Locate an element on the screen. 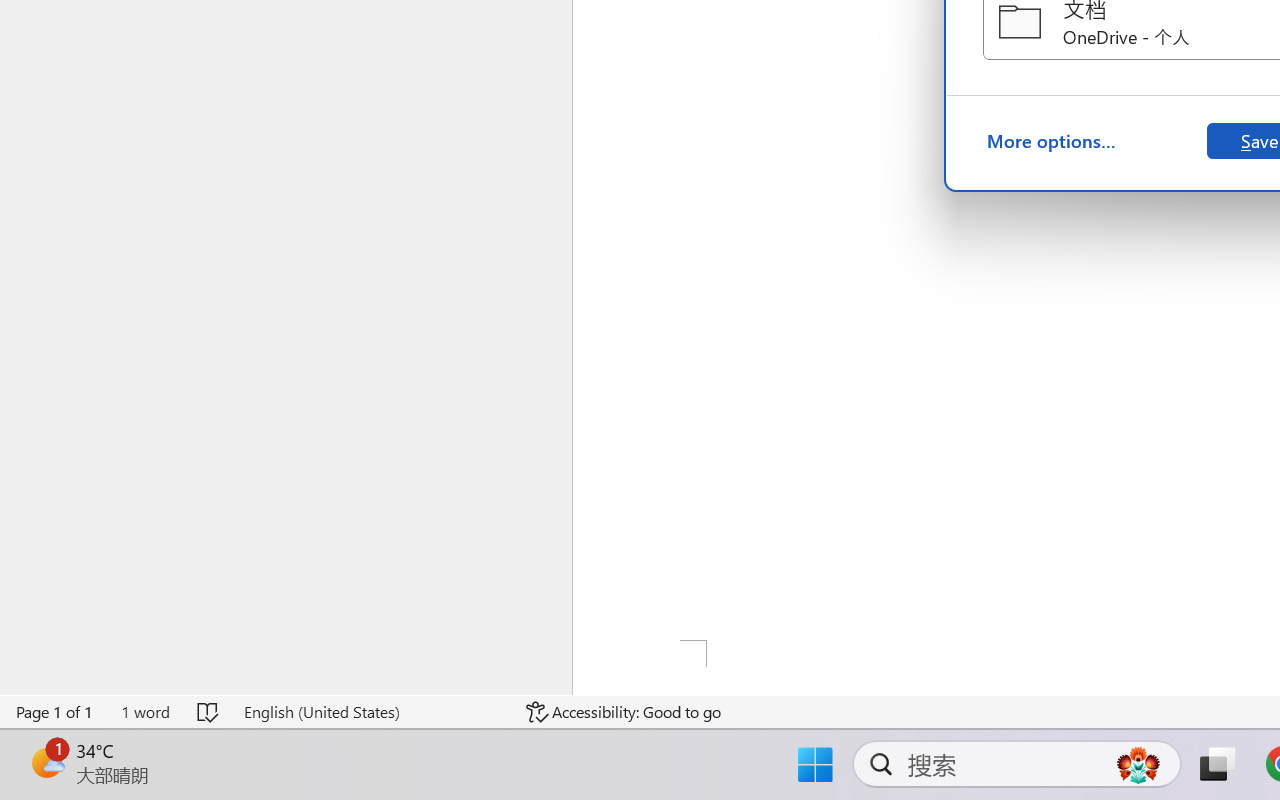 This screenshot has width=1280, height=800. 'Page Number Page 1 of 1' is located at coordinates (55, 711).